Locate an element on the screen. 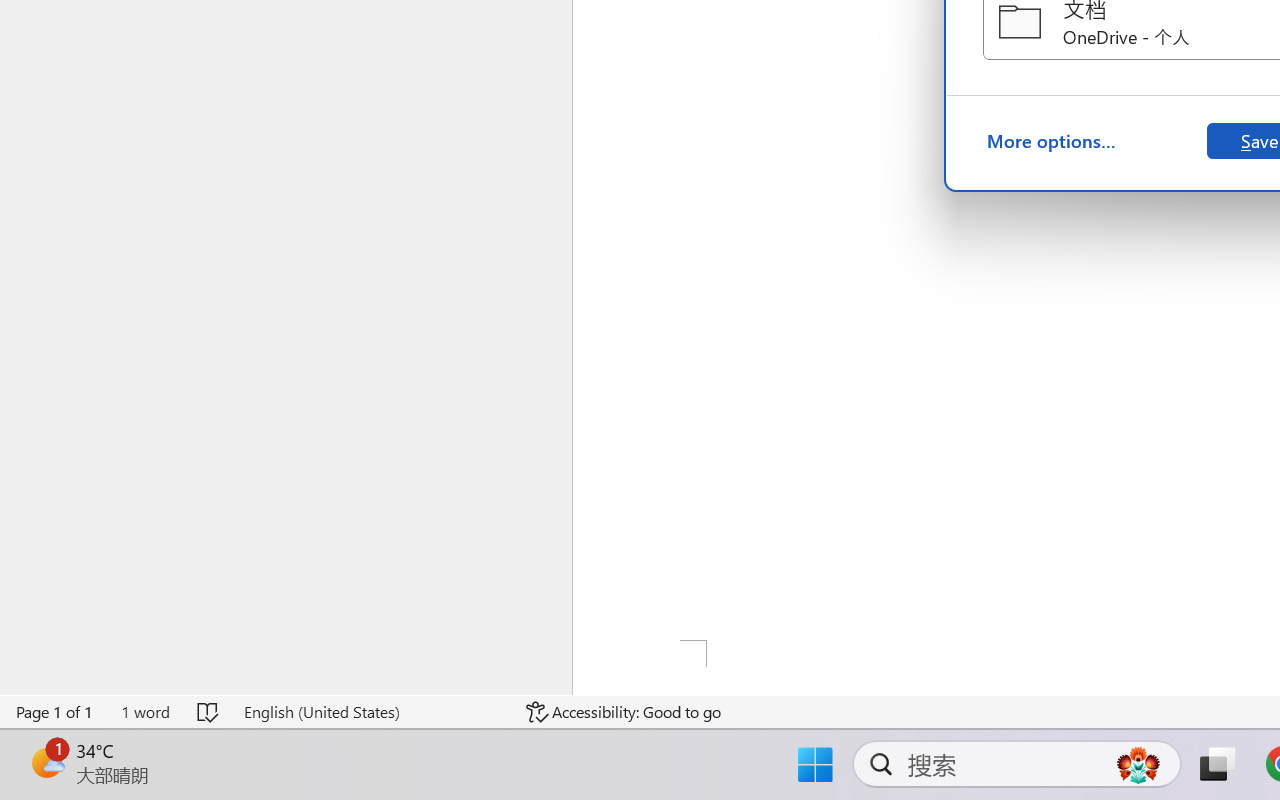 This screenshot has width=1280, height=800. 'Page Number Page 1 of 1' is located at coordinates (55, 711).